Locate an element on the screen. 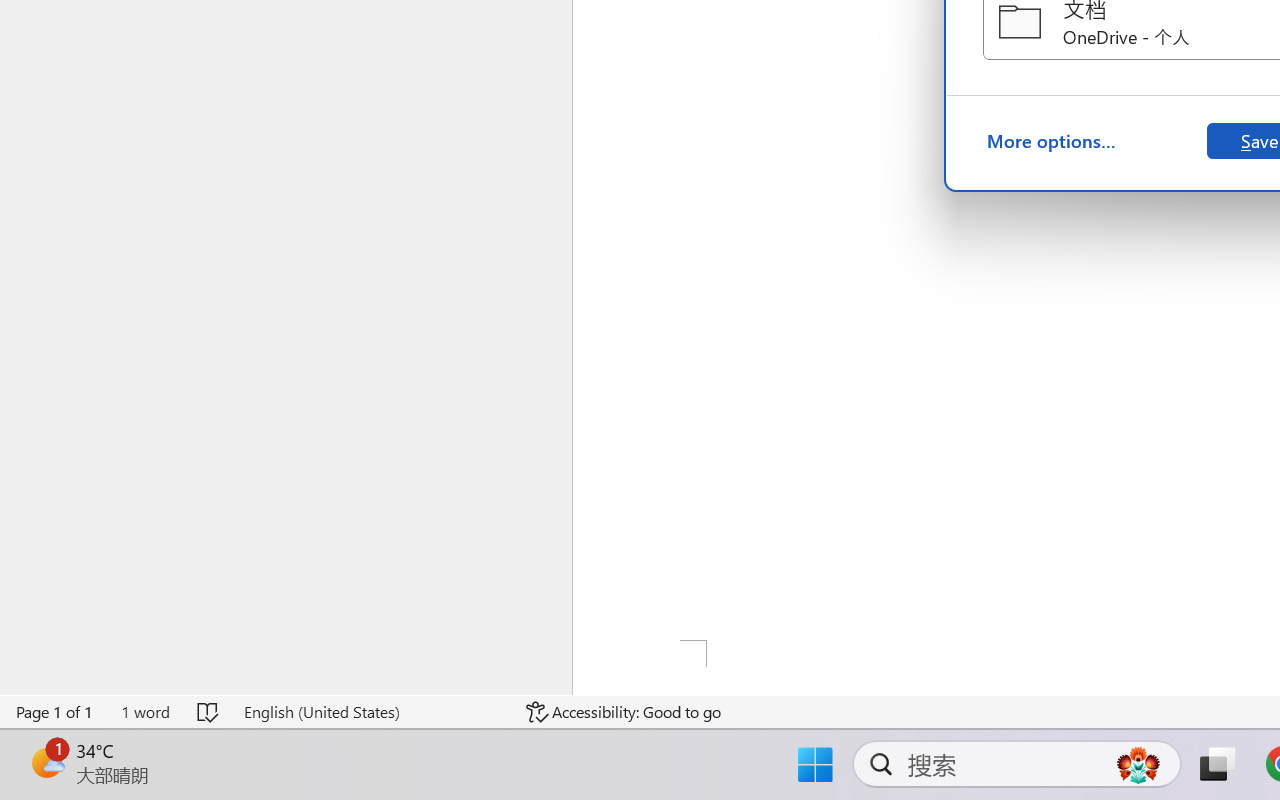 This screenshot has width=1280, height=800. 'Page Number Page 1 of 1' is located at coordinates (55, 711).